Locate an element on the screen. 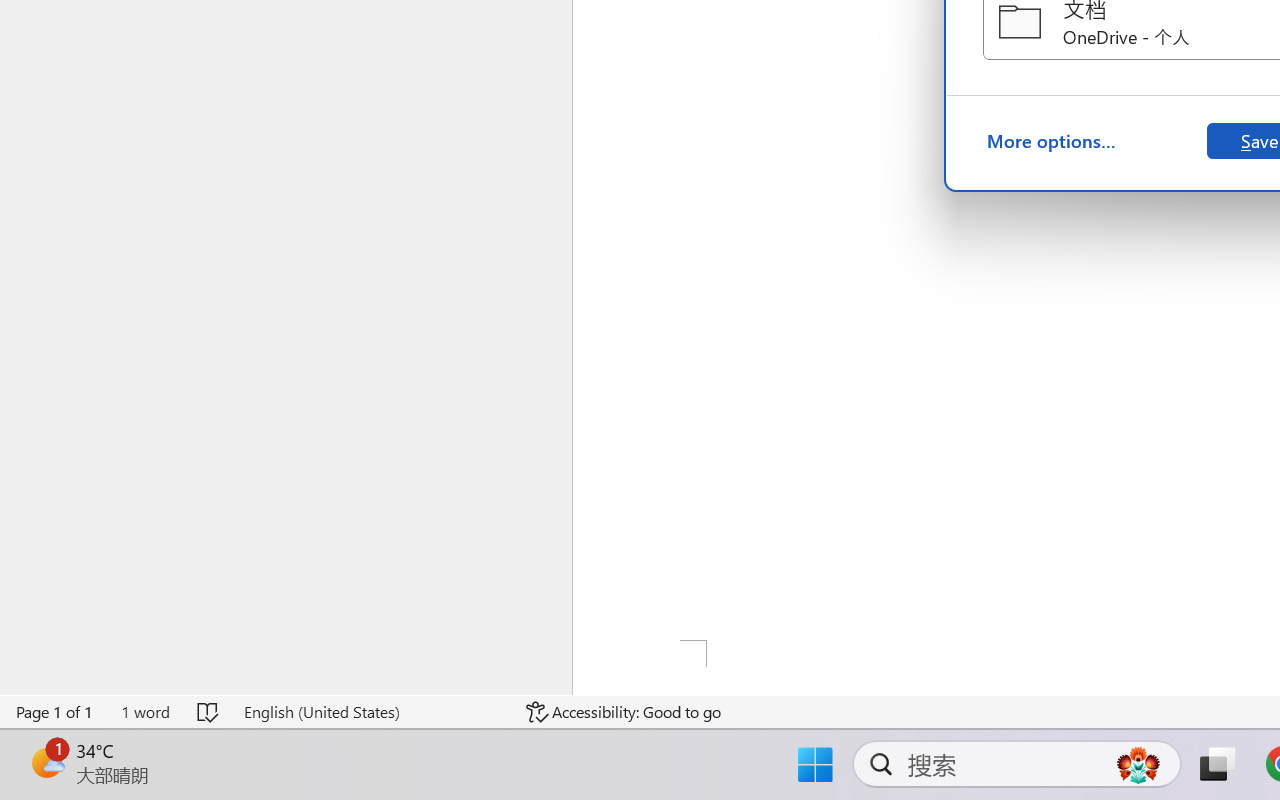 This screenshot has width=1280, height=800. 'Page Number Page 1 of 1' is located at coordinates (55, 711).